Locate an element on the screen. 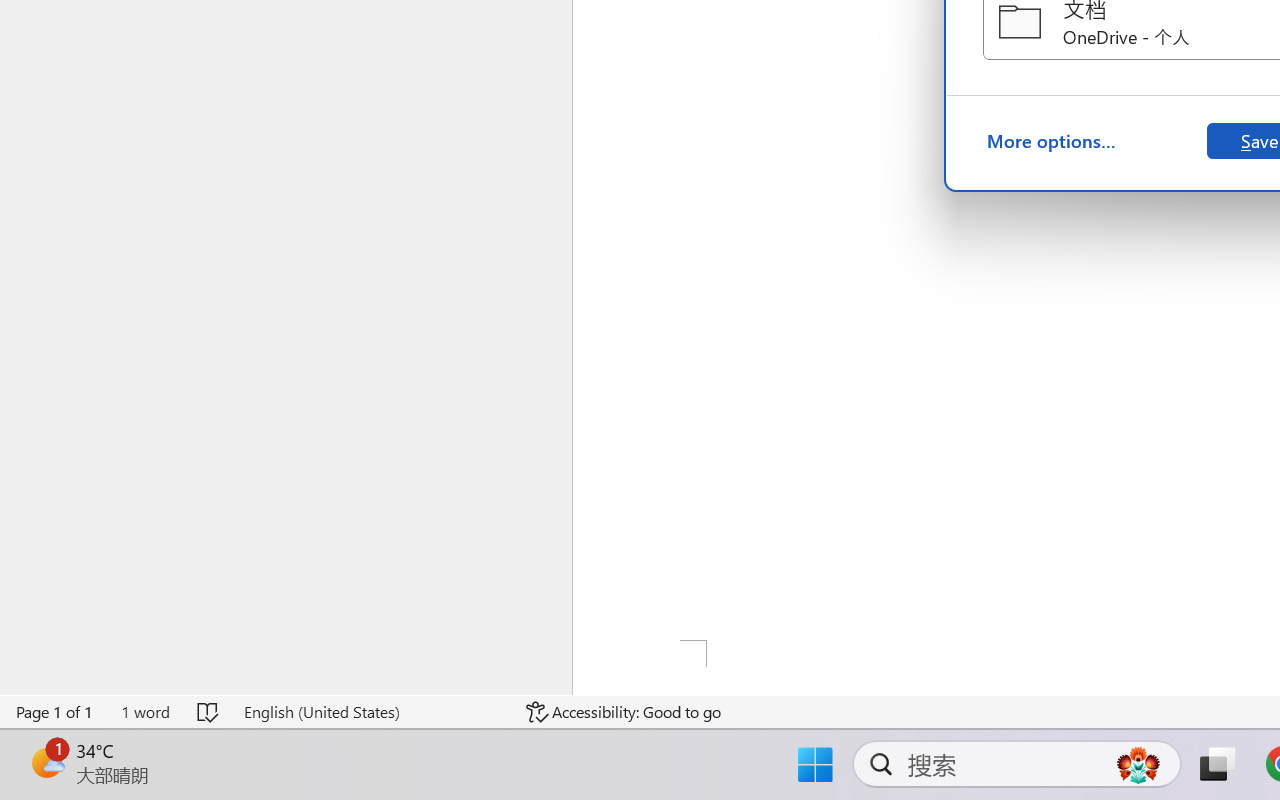 This screenshot has width=1280, height=800. 'Page Number Page 1 of 1' is located at coordinates (55, 711).